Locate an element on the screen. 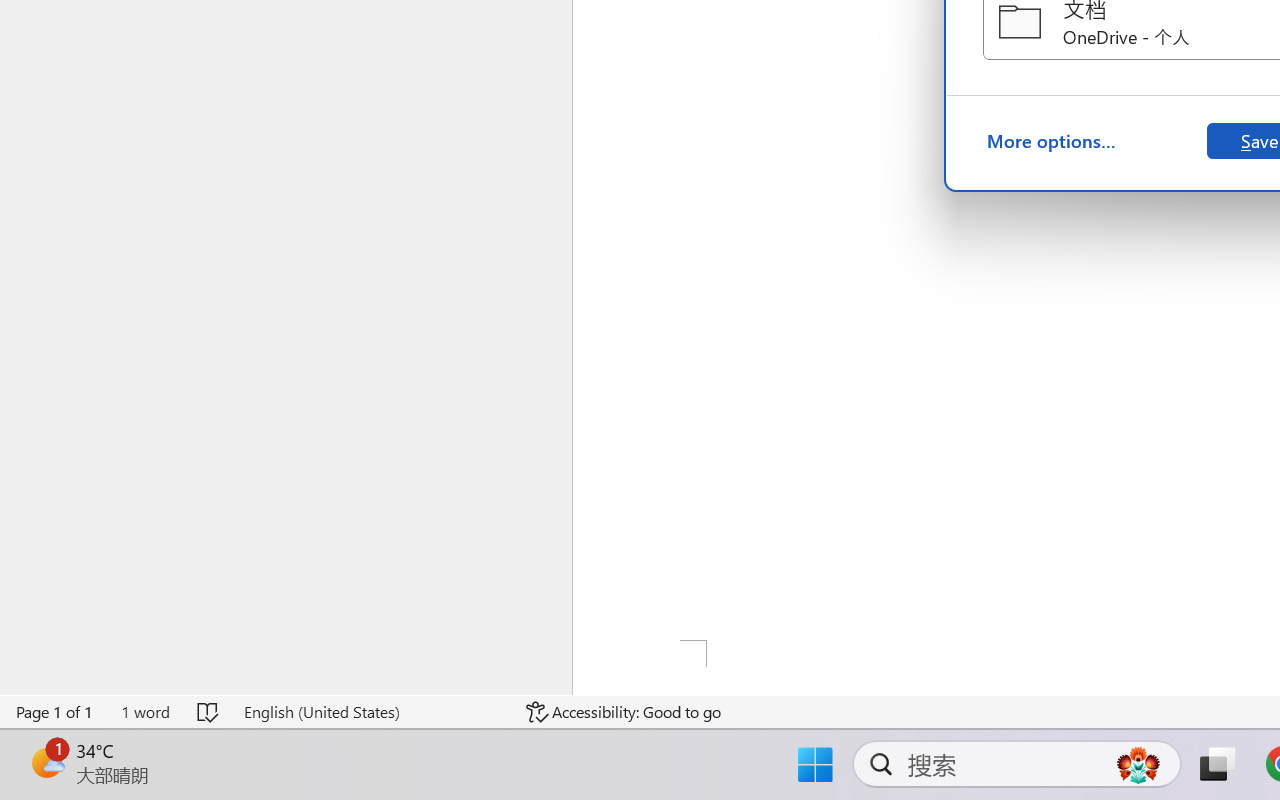 This screenshot has width=1280, height=800. 'Page Number Page 1 of 1' is located at coordinates (55, 711).